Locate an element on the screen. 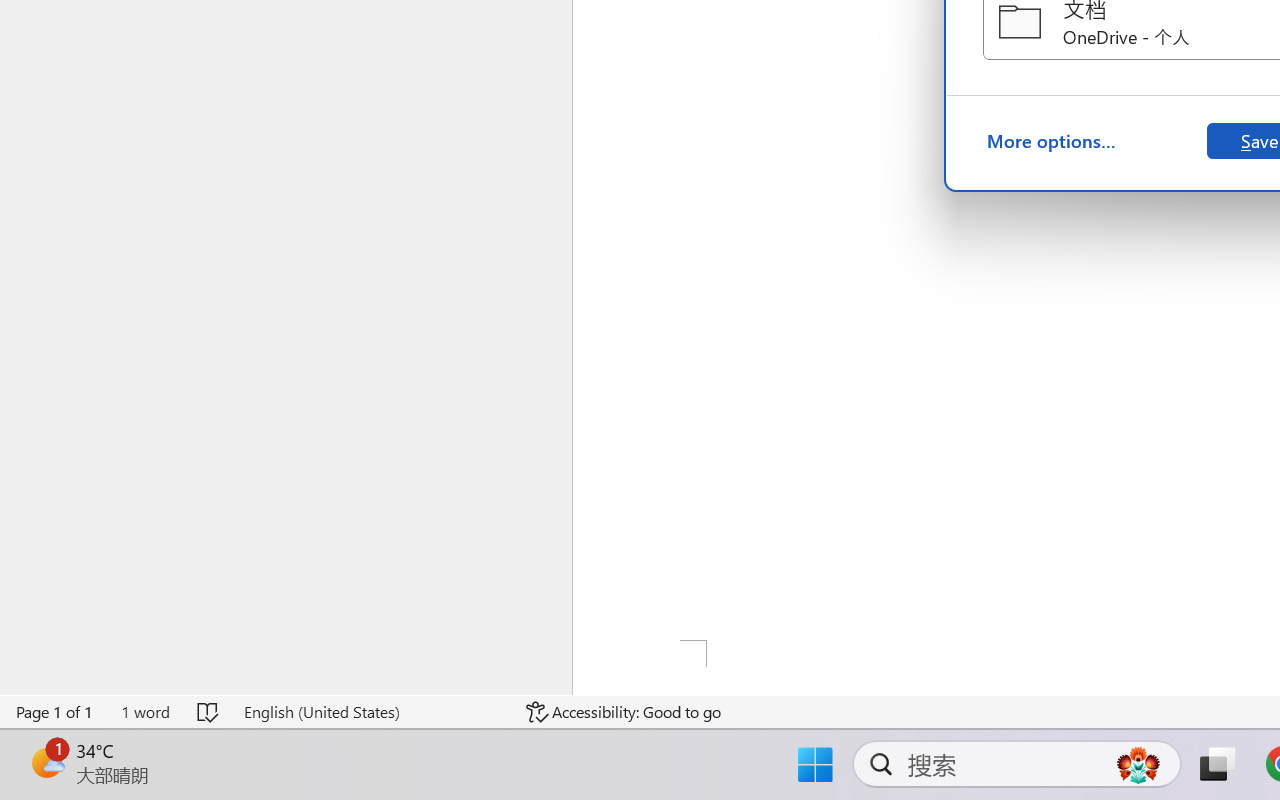 This screenshot has width=1280, height=800. 'Page Number Page 1 of 1' is located at coordinates (55, 711).